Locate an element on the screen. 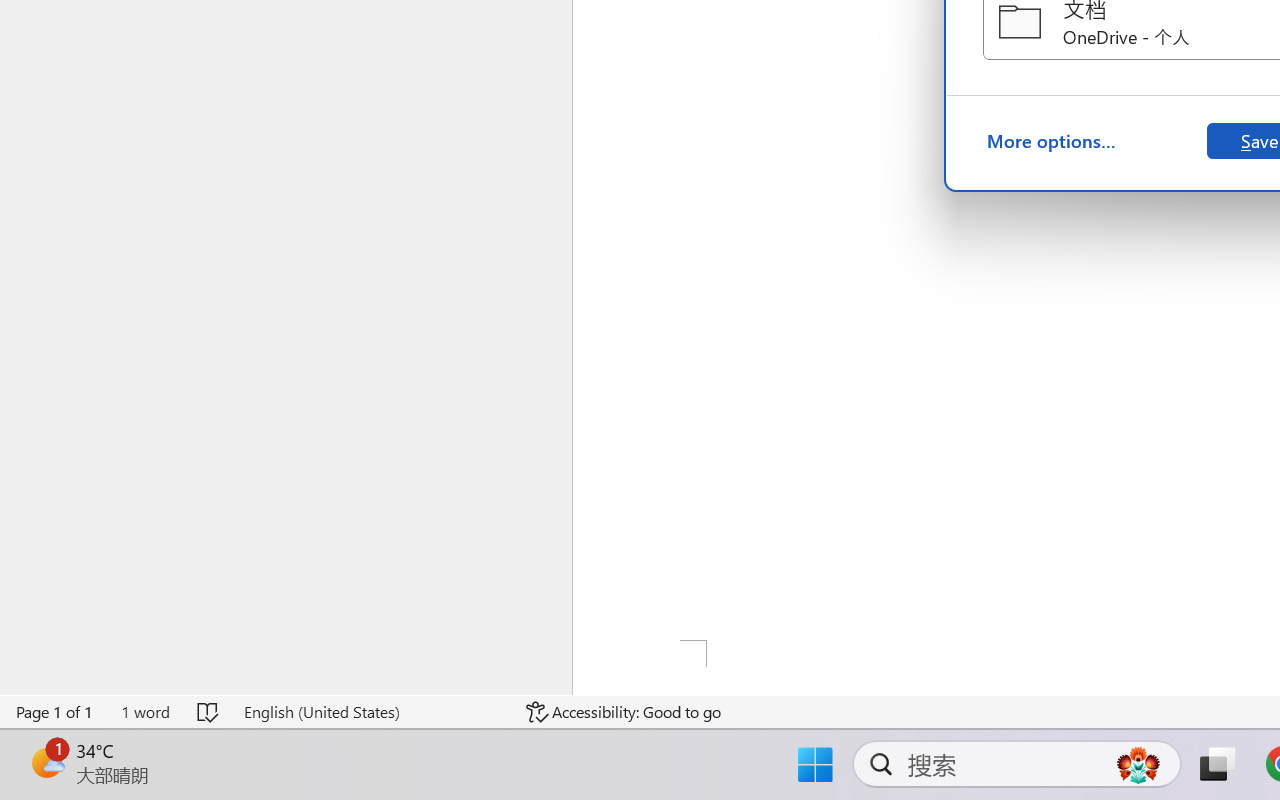 This screenshot has width=1280, height=800. 'Page Number Page 1 of 1' is located at coordinates (55, 711).